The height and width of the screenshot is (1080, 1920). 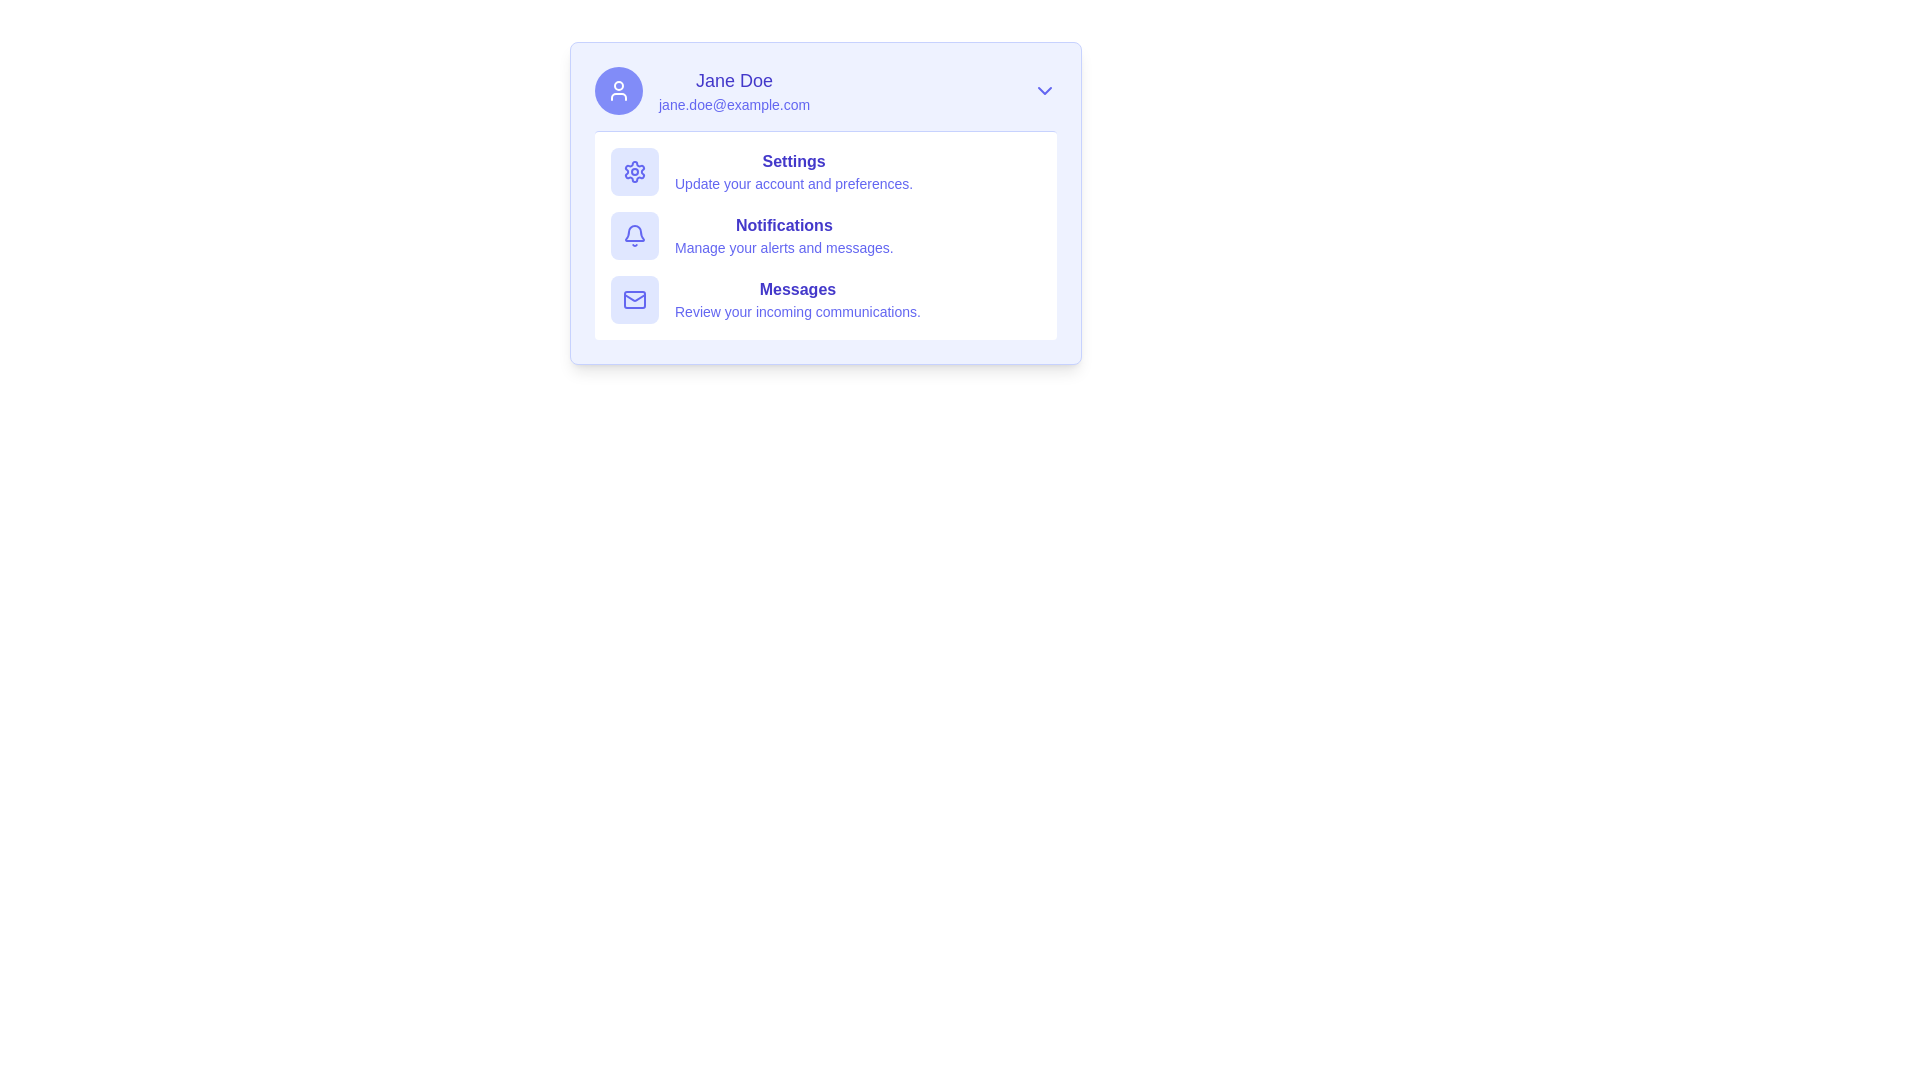 What do you see at coordinates (633, 171) in the screenshot?
I see `the gear-shaped settings icon located at the top of the vertical icon list in the card pop-up` at bounding box center [633, 171].